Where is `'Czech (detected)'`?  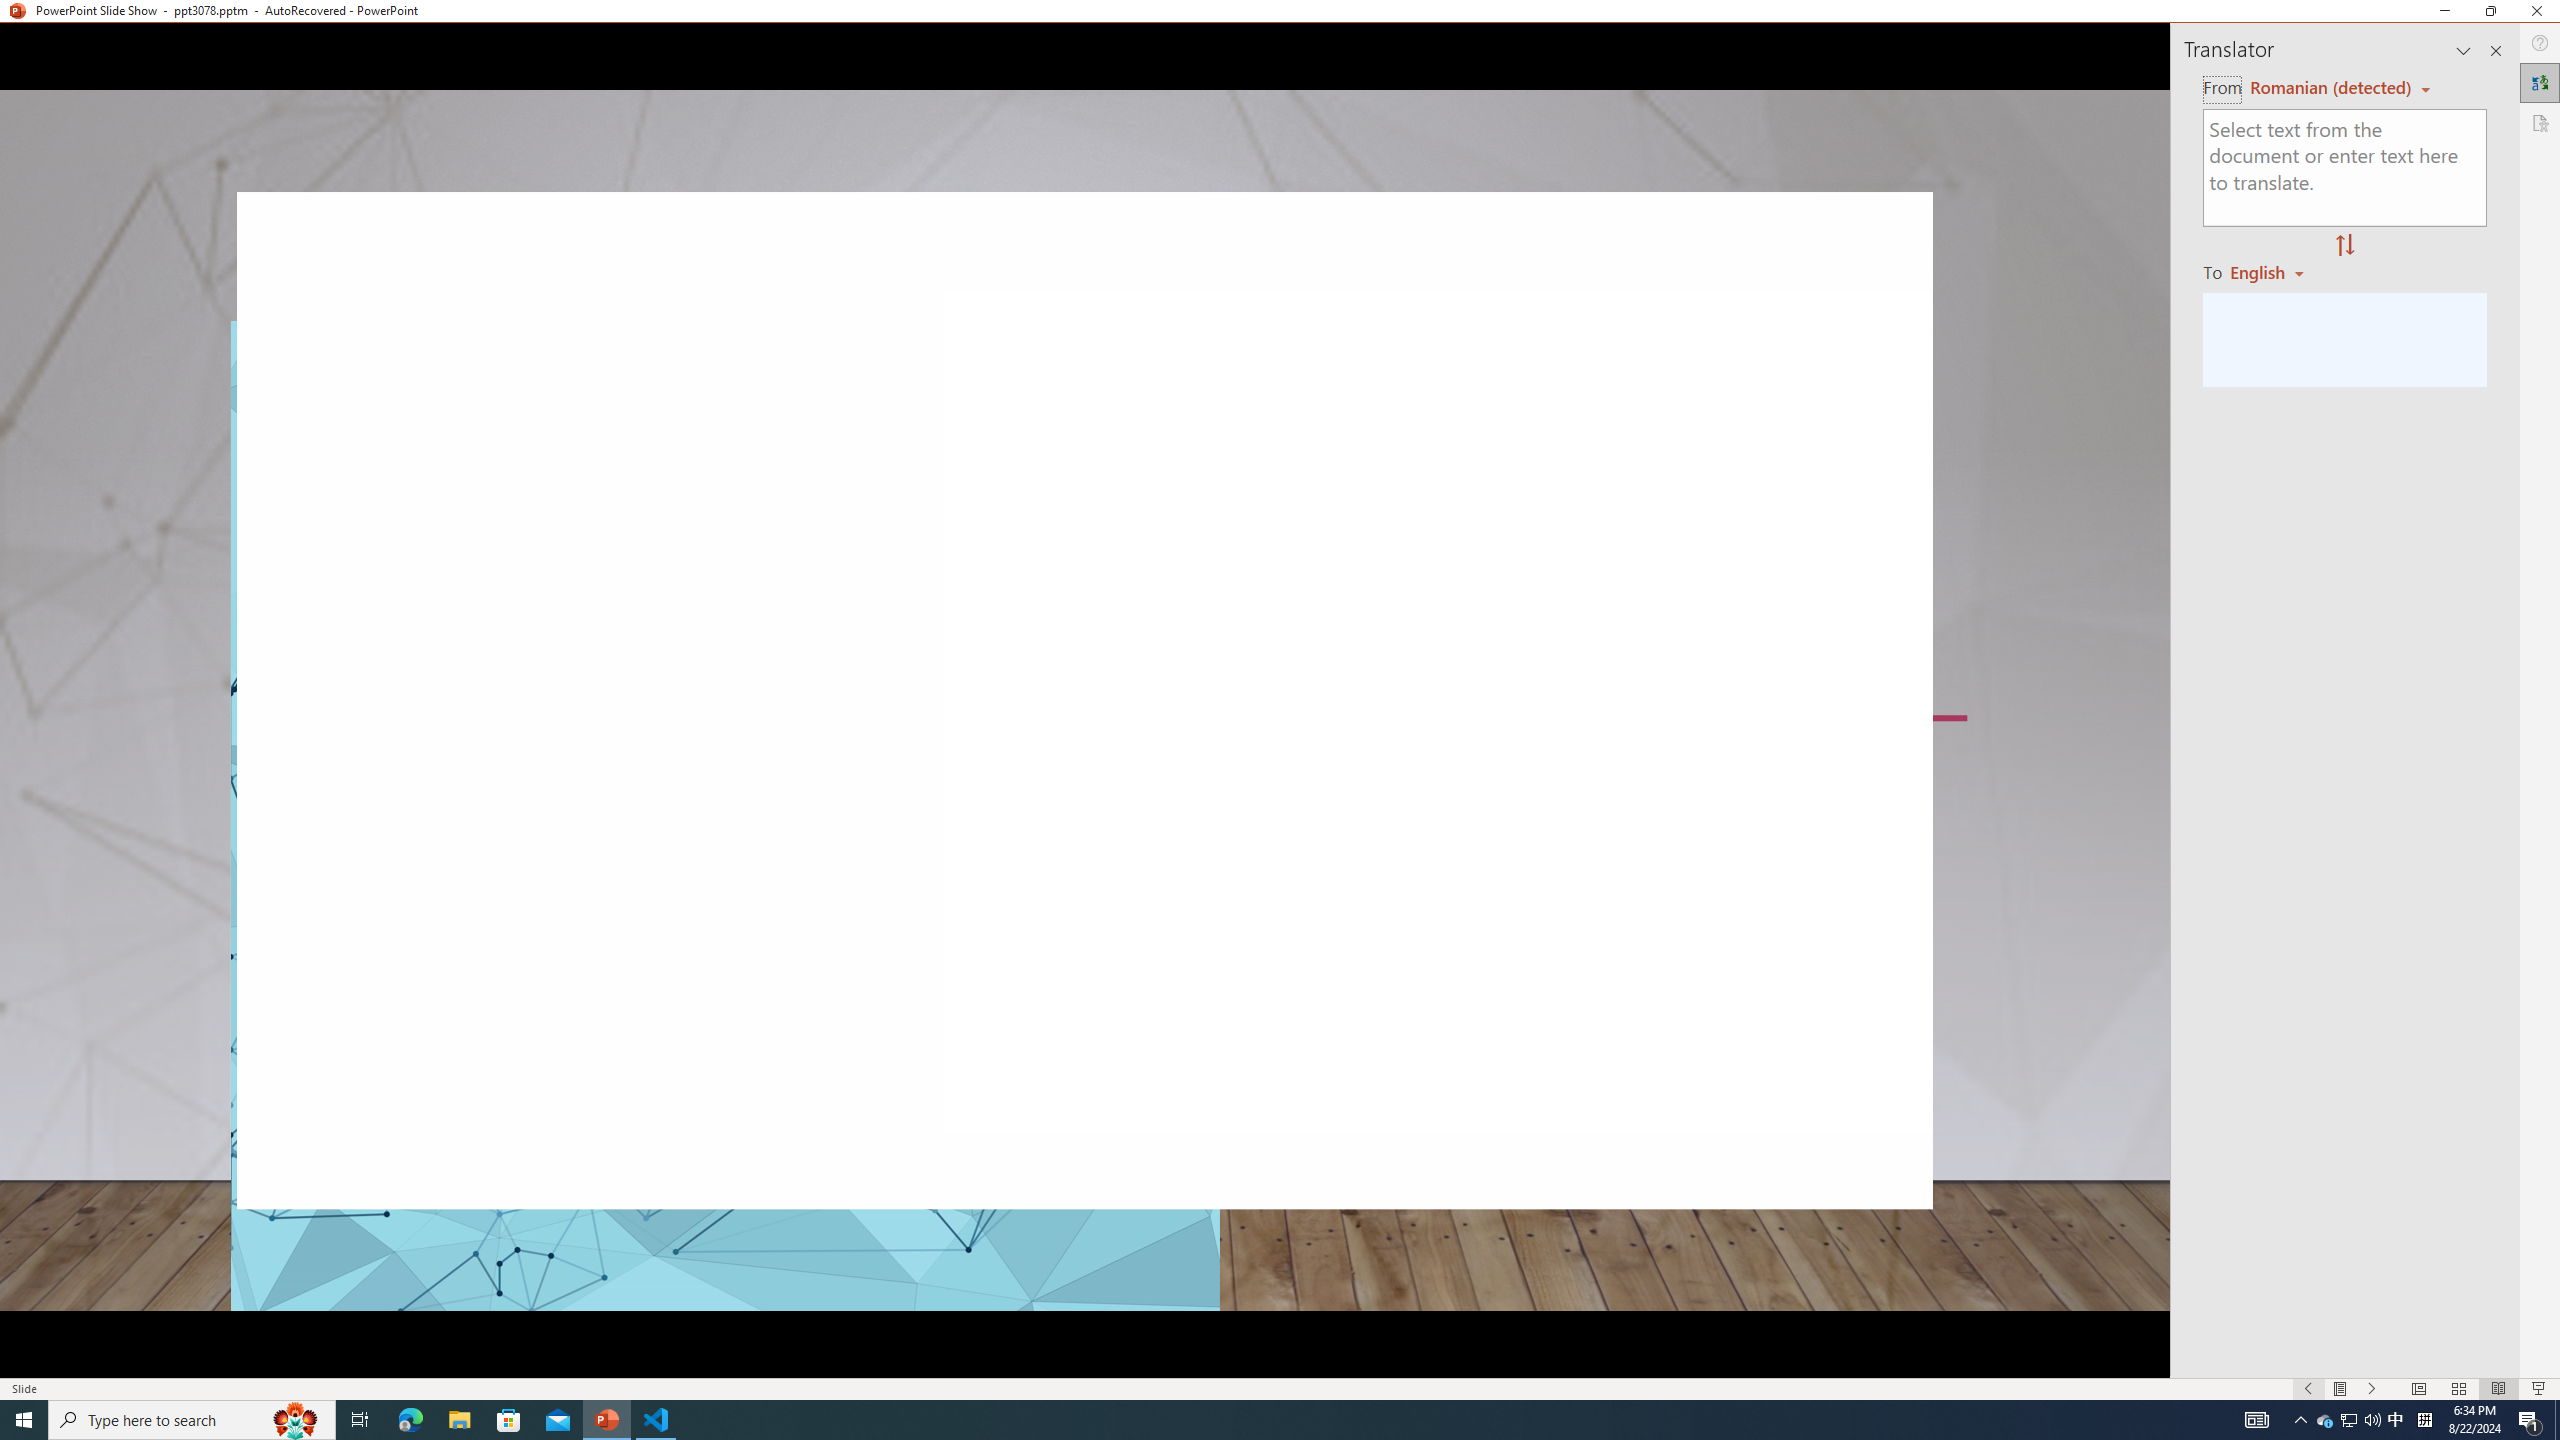 'Czech (detected)' is located at coordinates (2327, 88).